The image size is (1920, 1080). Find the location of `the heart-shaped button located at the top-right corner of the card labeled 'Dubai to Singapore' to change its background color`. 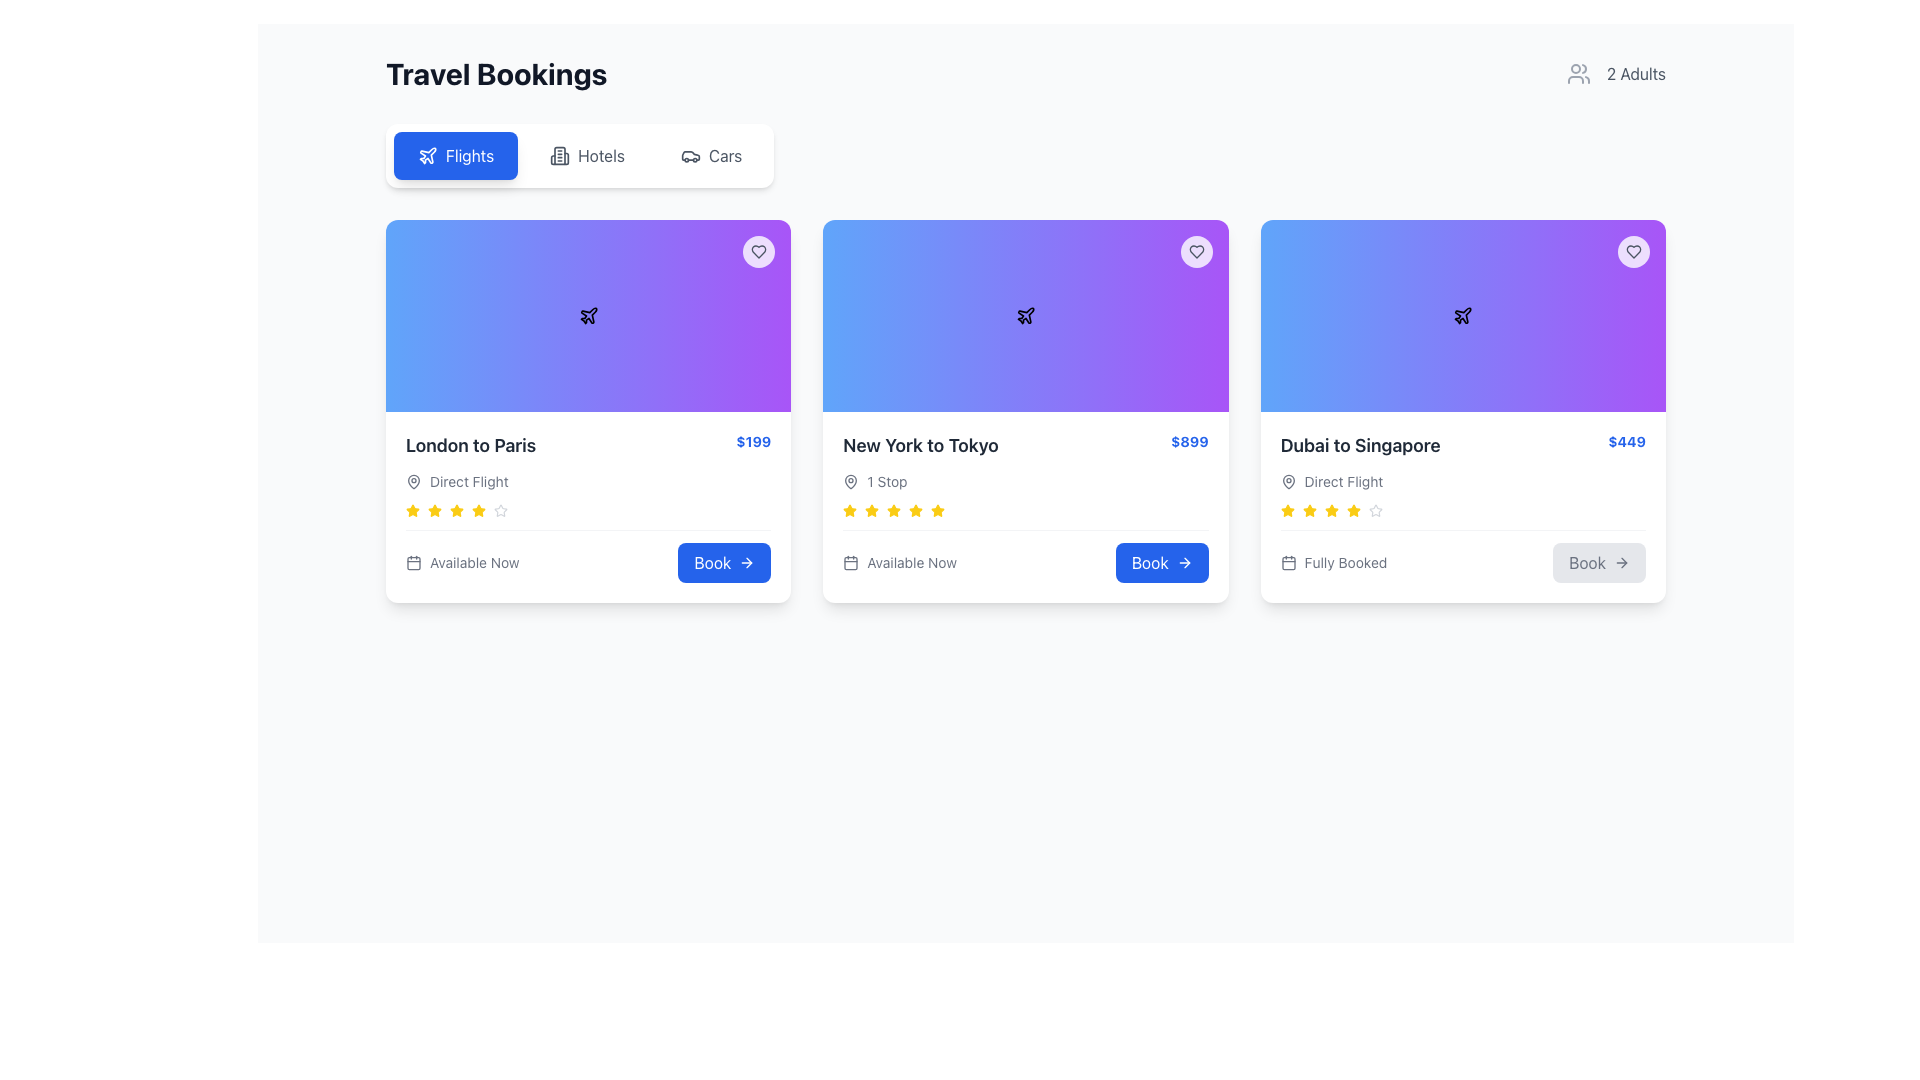

the heart-shaped button located at the top-right corner of the card labeled 'Dubai to Singapore' to change its background color is located at coordinates (1633, 250).